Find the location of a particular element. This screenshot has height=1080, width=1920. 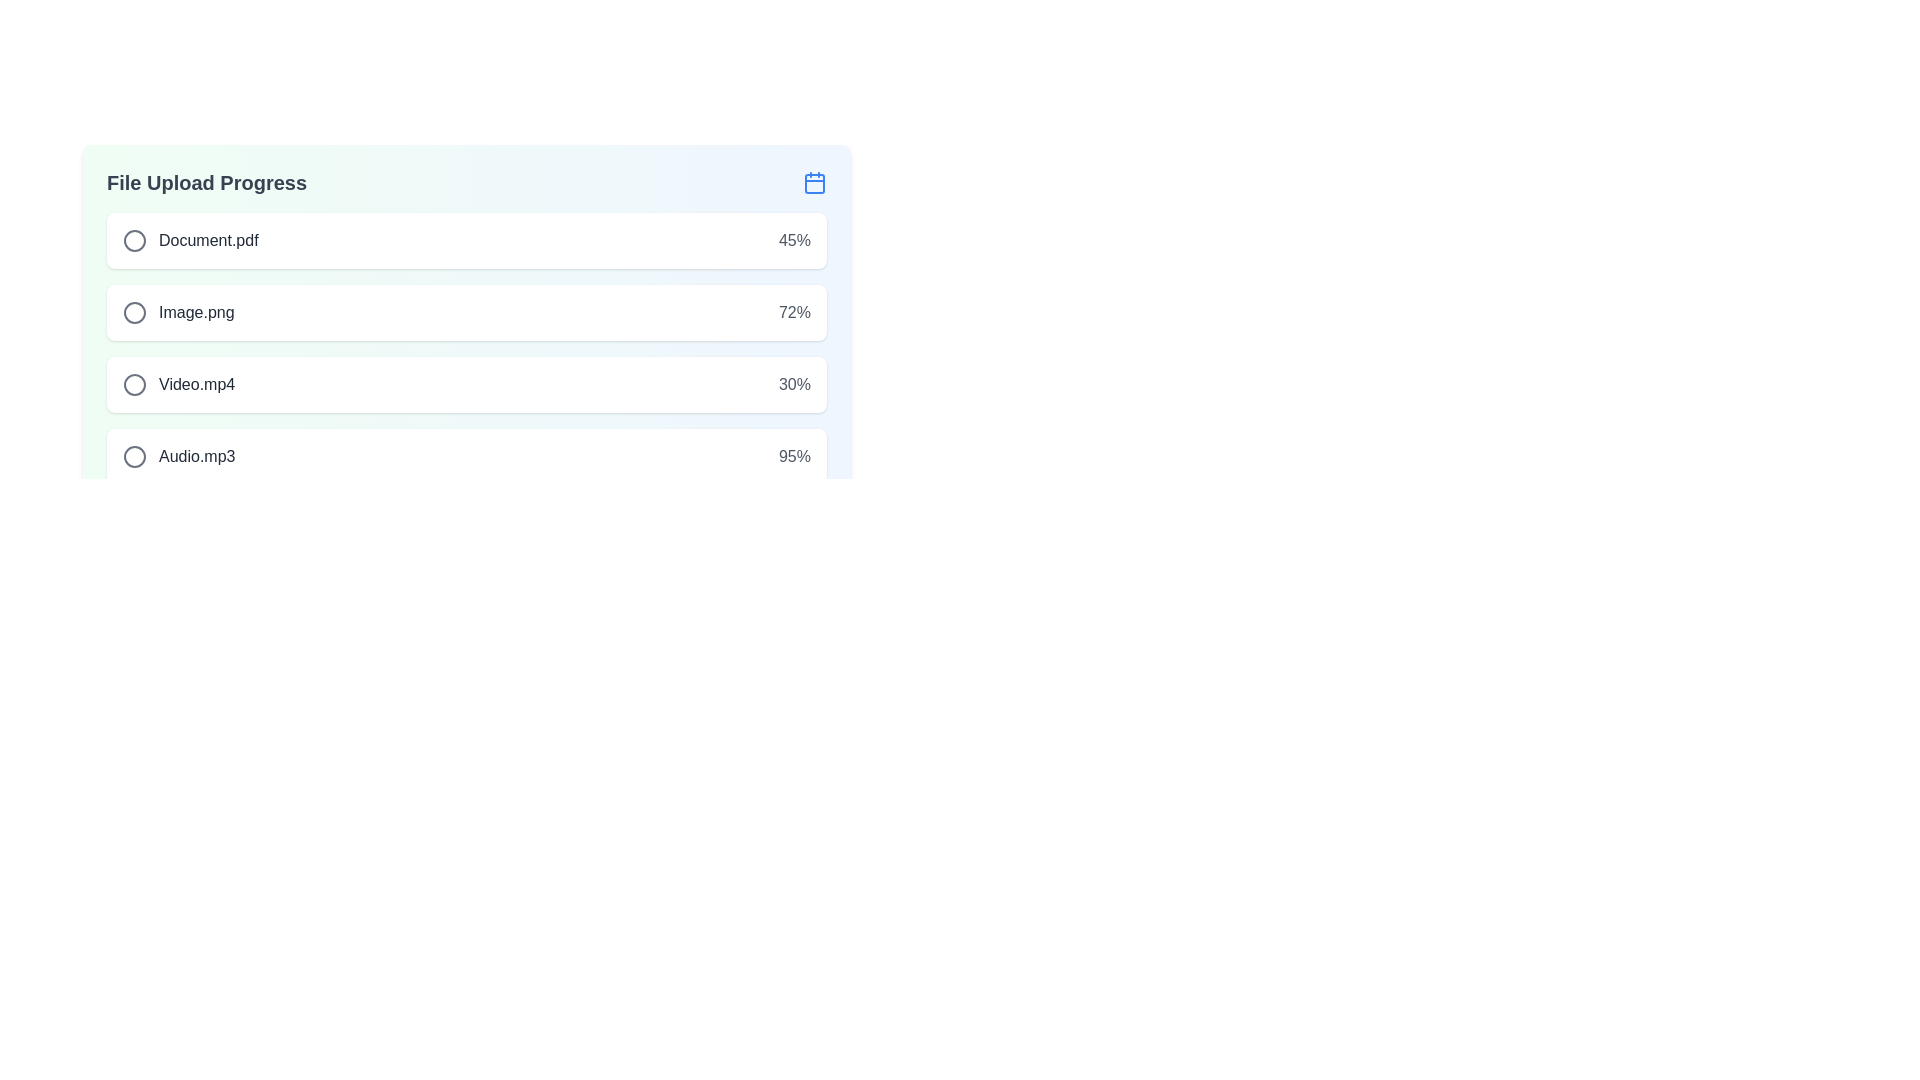

text displayed in the Text Label that shows '45%' in gray color, styled with the 'text-gray-600' class, located on the right side of the 'File Upload Progress' section is located at coordinates (794, 239).